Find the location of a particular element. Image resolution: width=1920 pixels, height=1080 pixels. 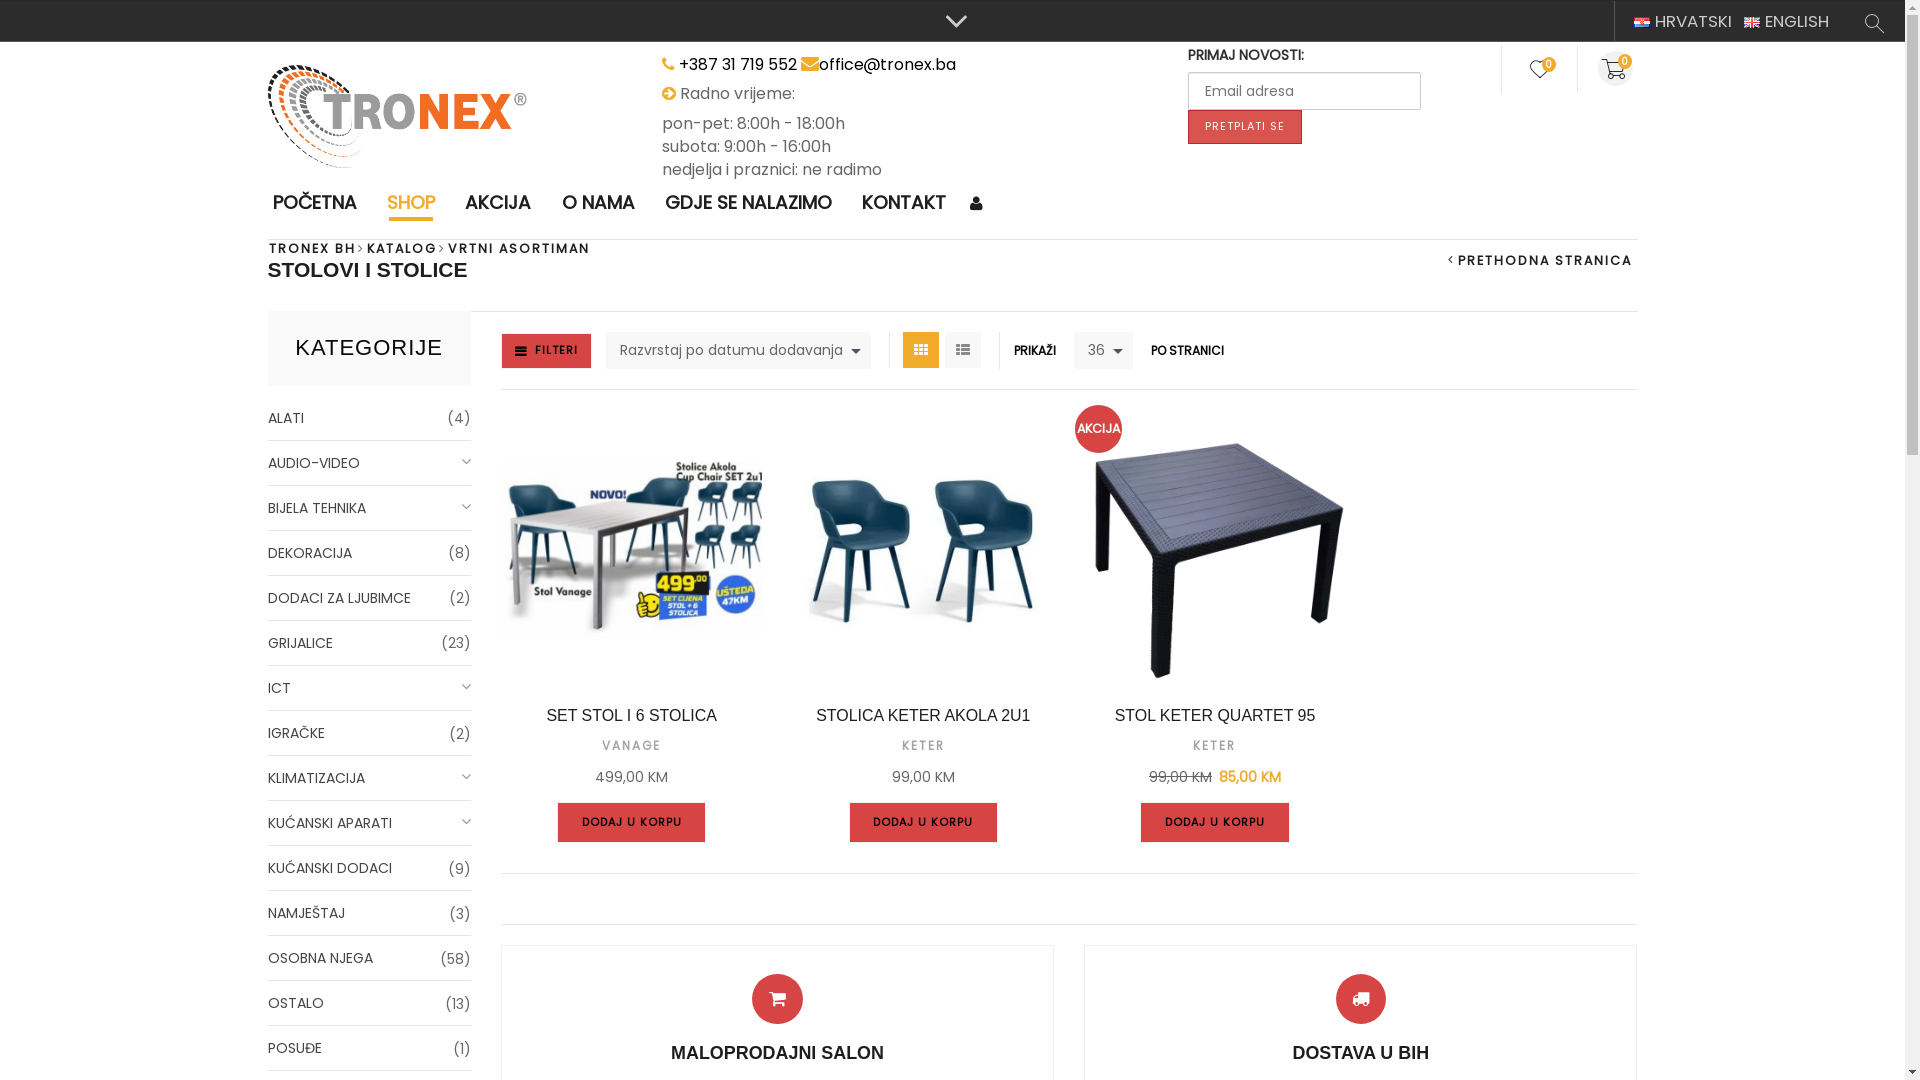

'ENGLISH' is located at coordinates (1786, 20).